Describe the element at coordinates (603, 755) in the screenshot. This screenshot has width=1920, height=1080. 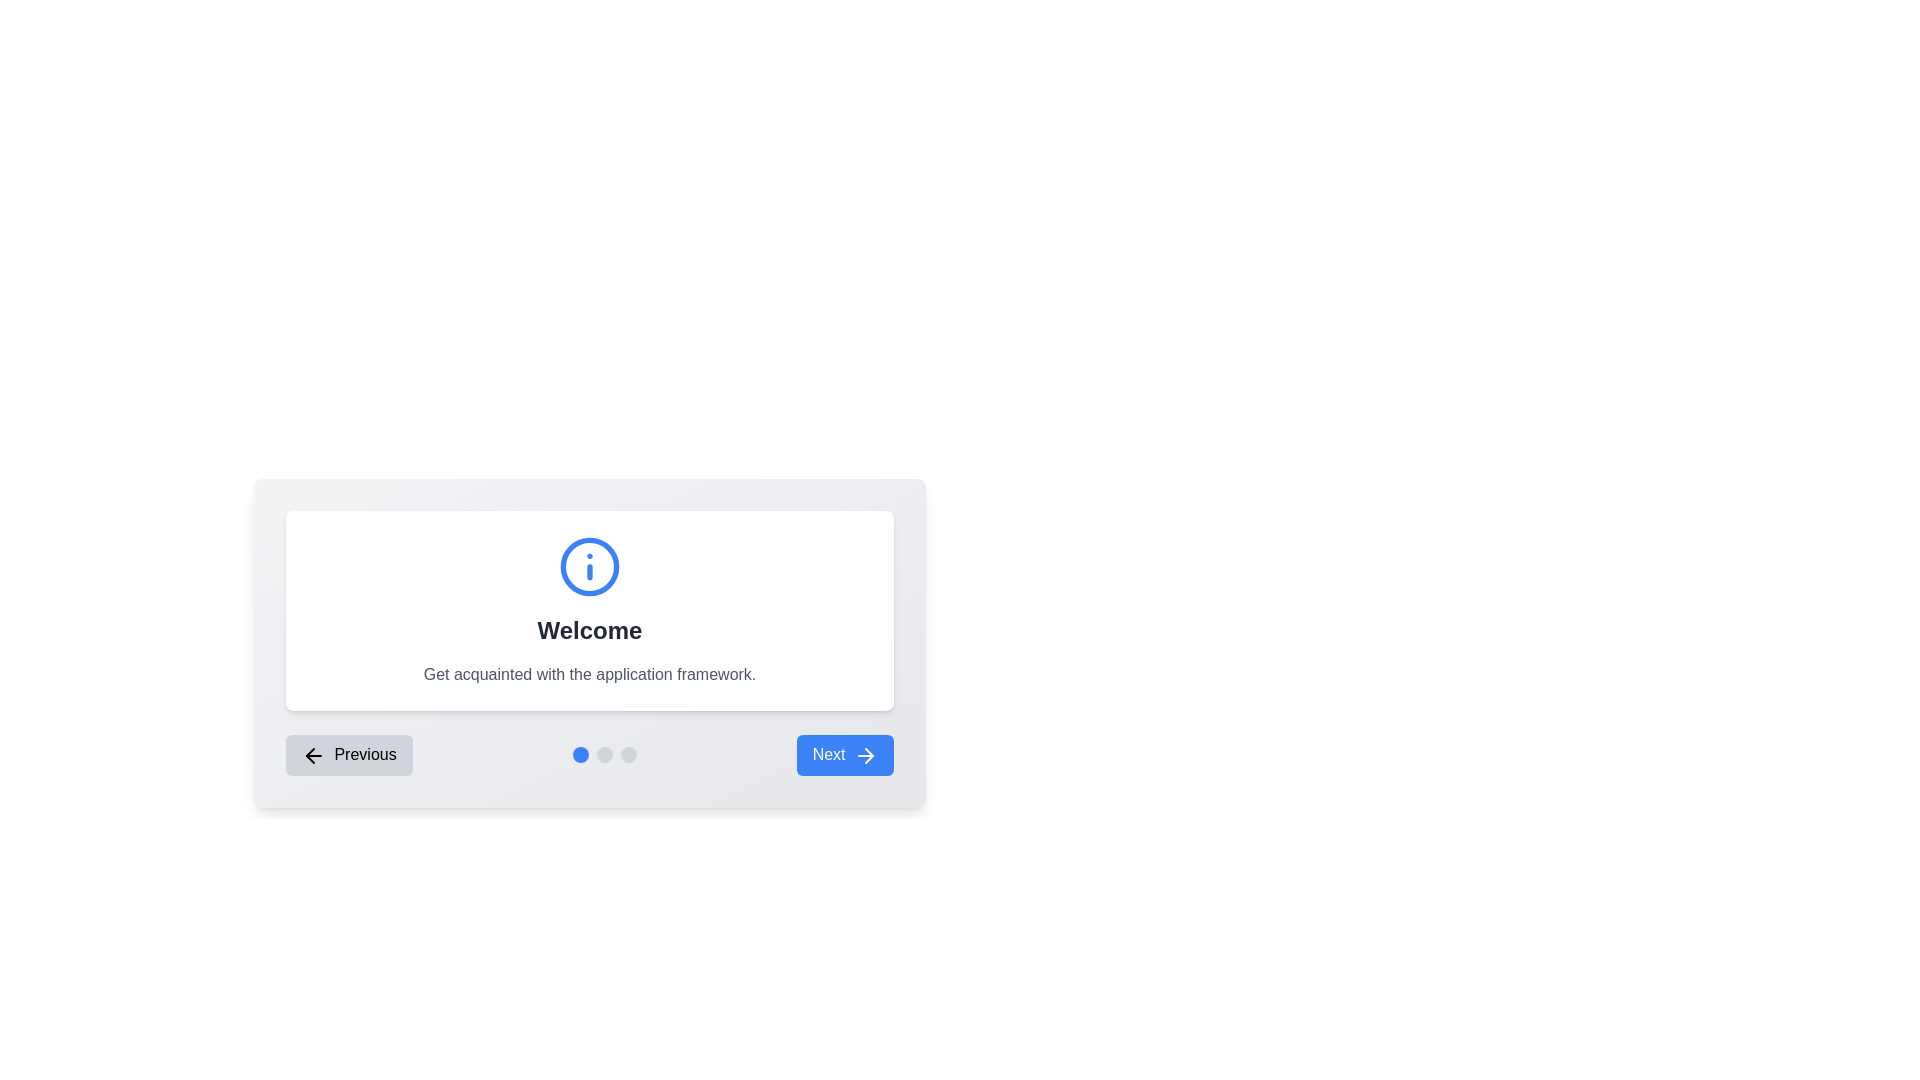
I see `the second pagination indicator dot, which is a small circular dot with a gray background located at the center bottom of the interface` at that location.